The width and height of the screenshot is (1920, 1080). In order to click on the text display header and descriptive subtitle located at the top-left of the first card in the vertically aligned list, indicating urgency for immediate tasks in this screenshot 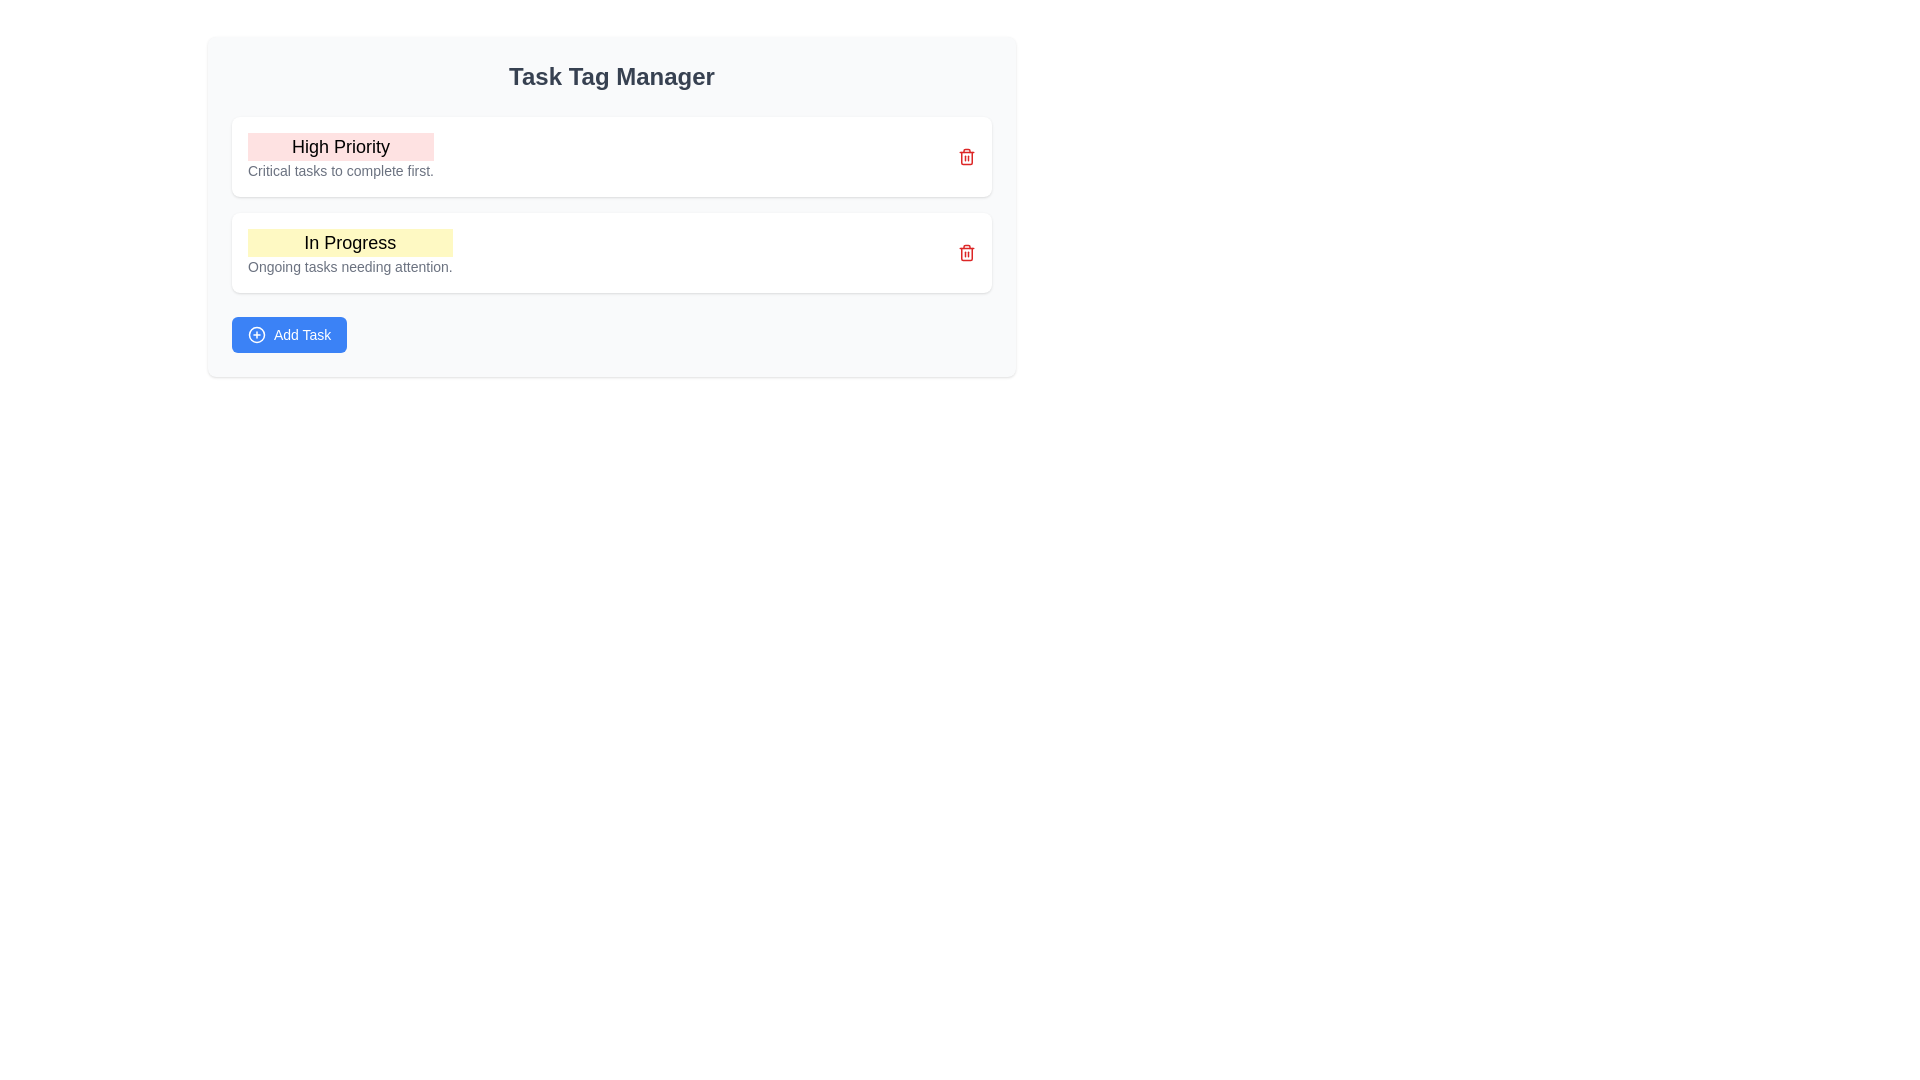, I will do `click(340, 156)`.